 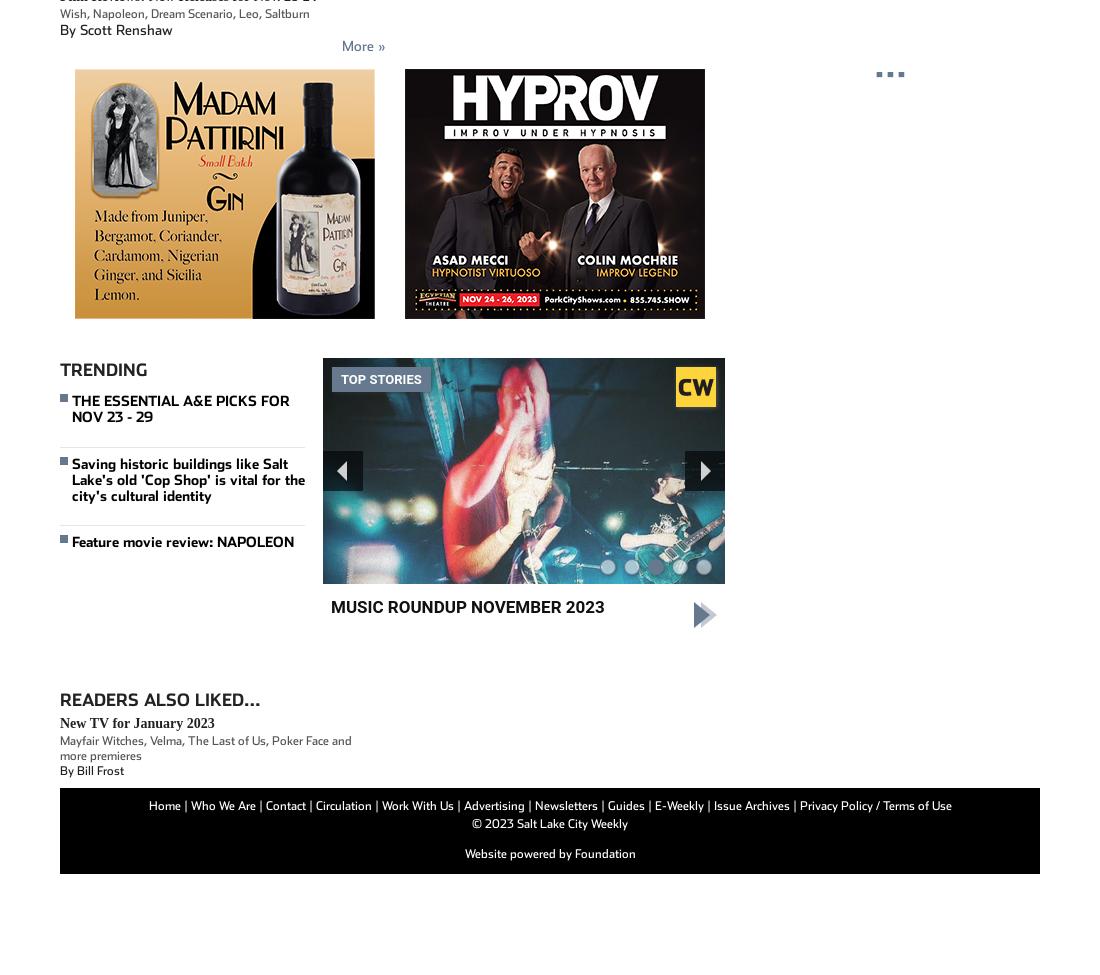 I want to click on 'Music Roundup November 2023', so click(x=465, y=607).